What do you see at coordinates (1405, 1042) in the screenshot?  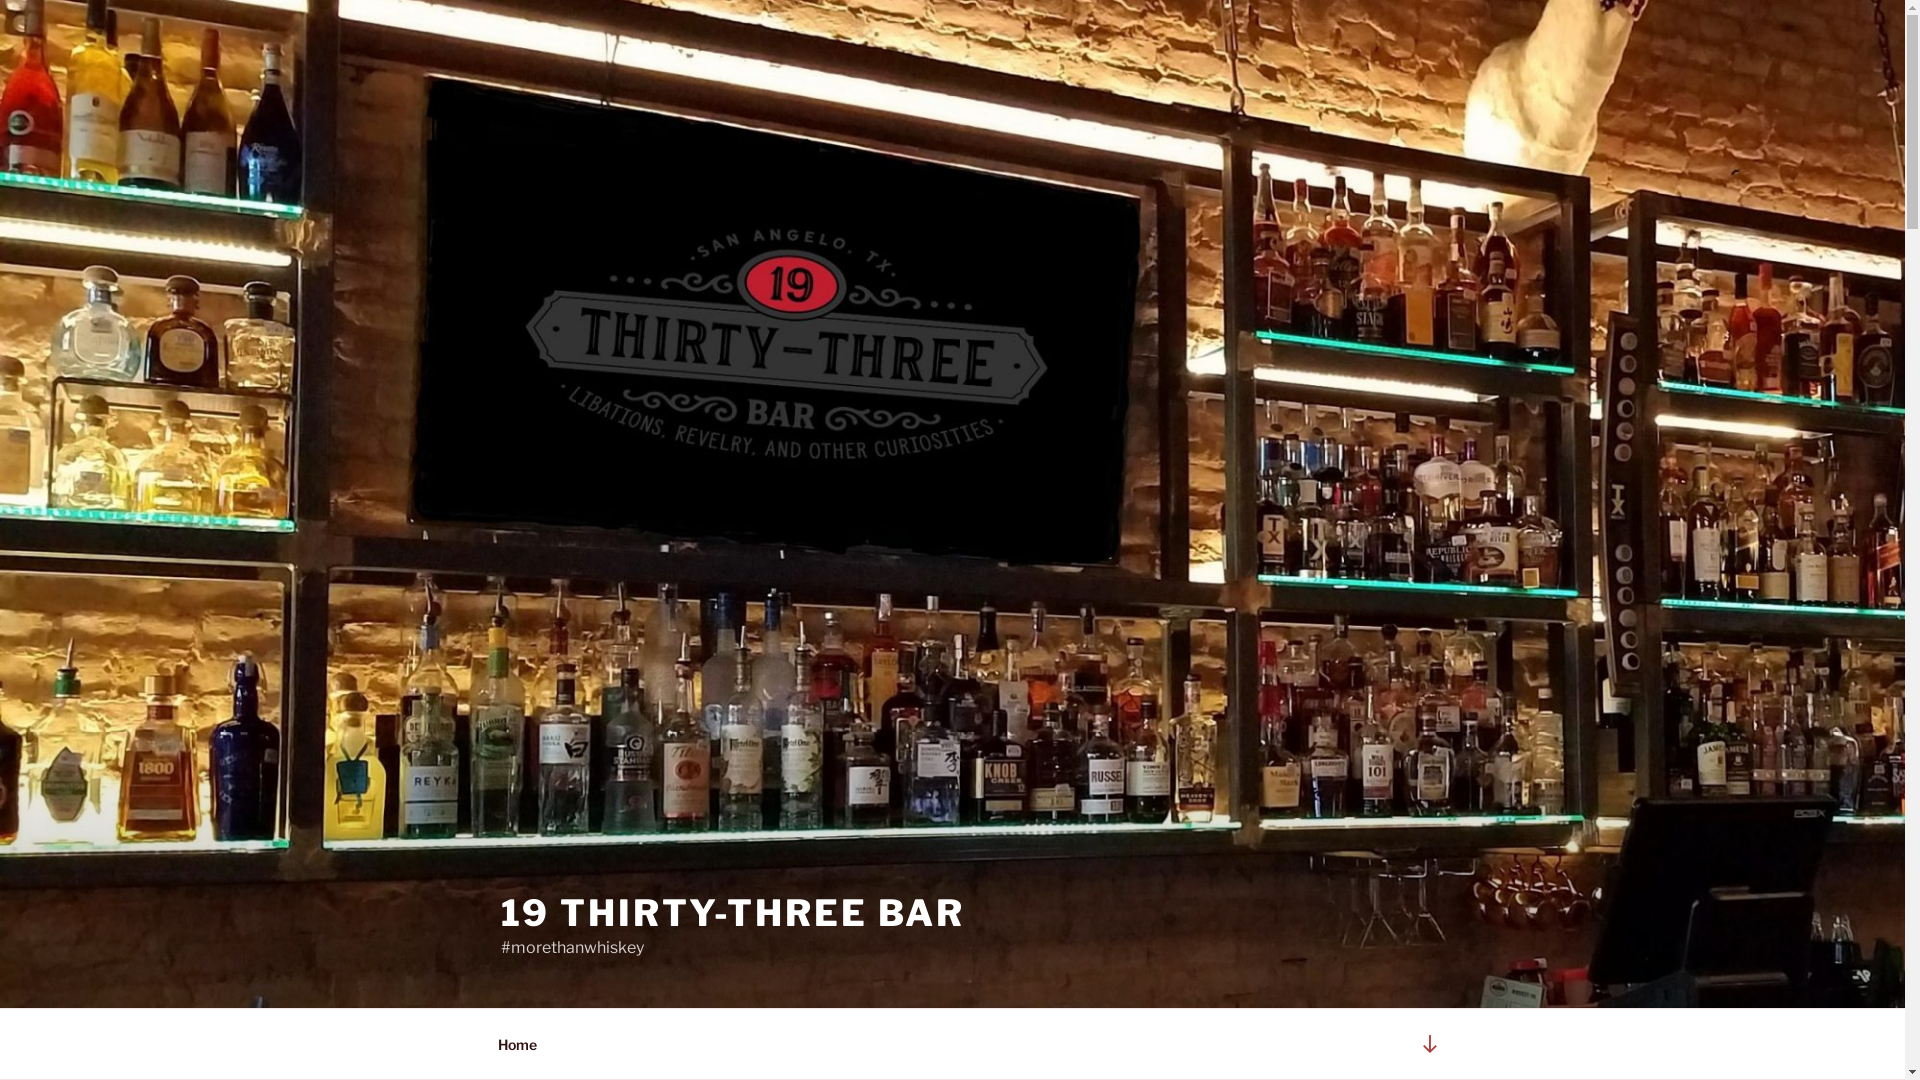 I see `'Scroll down to content'` at bounding box center [1405, 1042].